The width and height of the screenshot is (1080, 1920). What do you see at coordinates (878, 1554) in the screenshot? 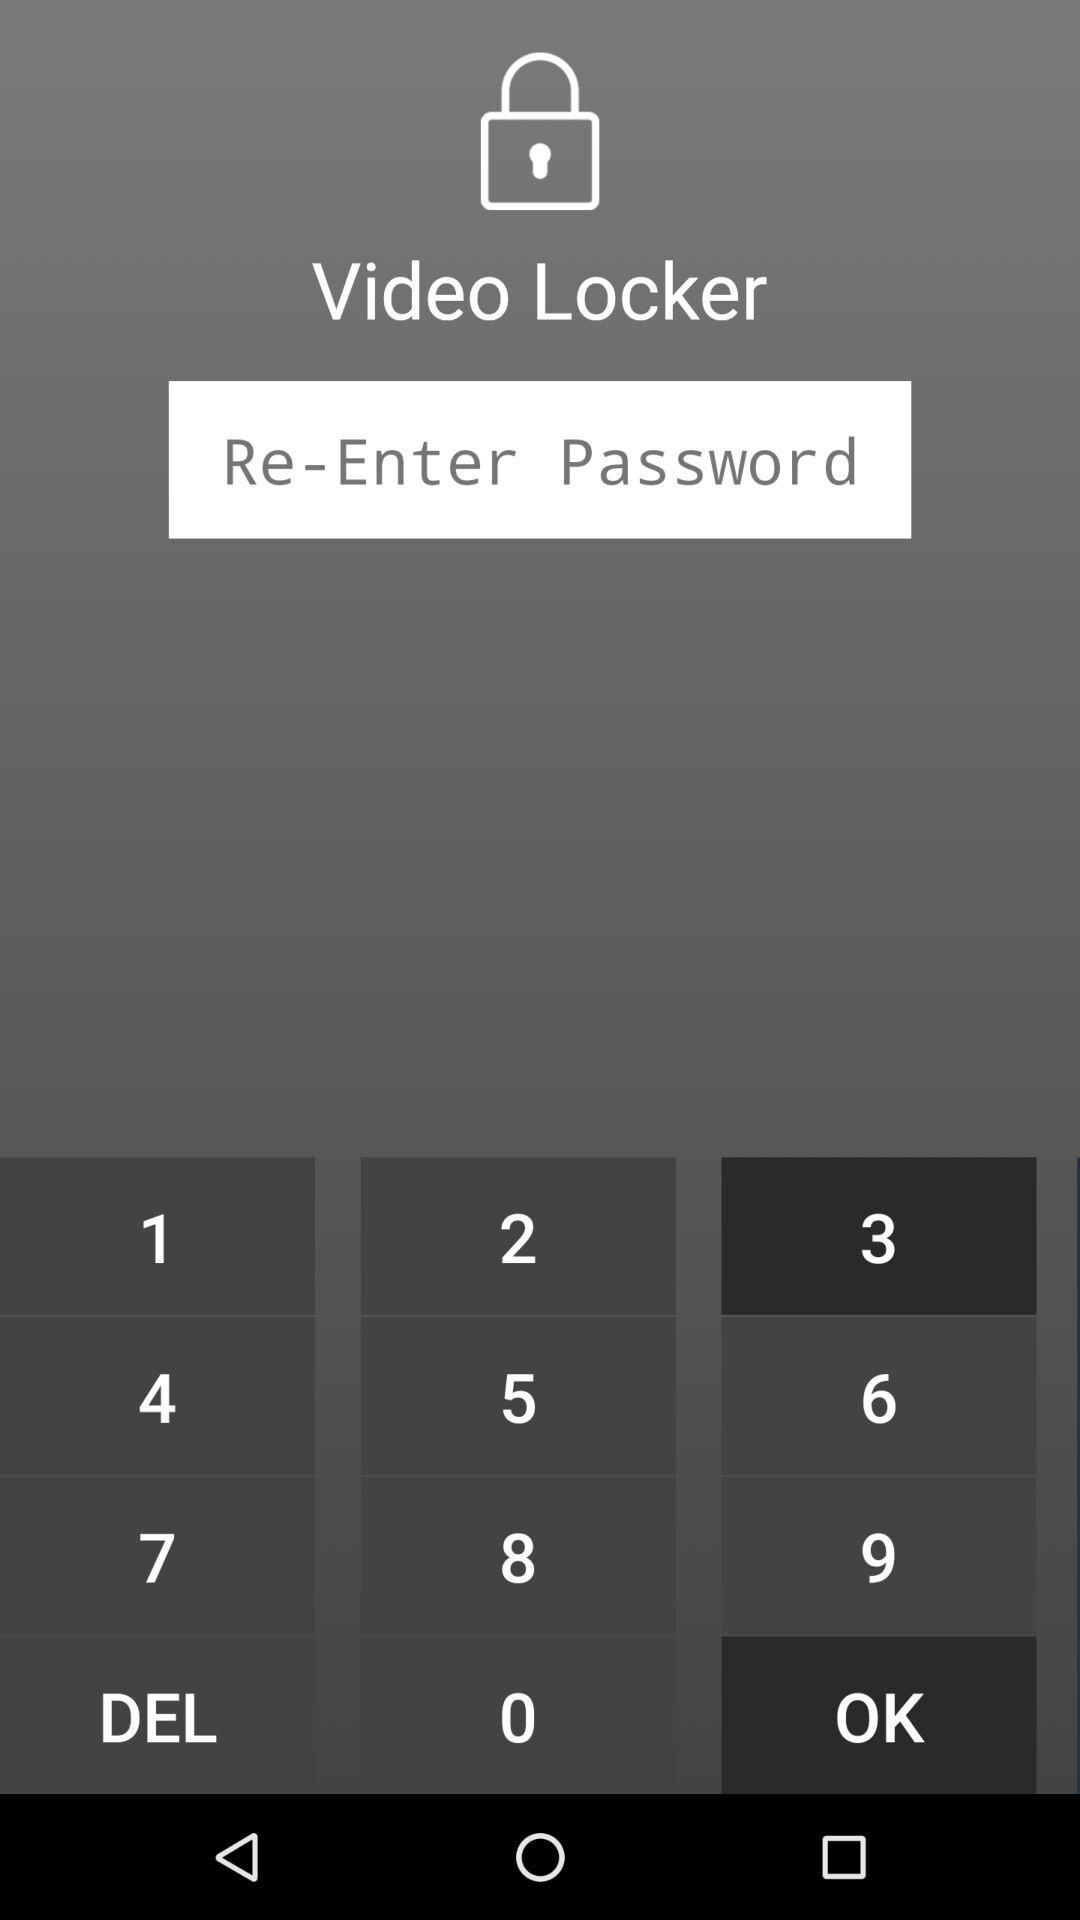
I see `icon next to 5 icon` at bounding box center [878, 1554].